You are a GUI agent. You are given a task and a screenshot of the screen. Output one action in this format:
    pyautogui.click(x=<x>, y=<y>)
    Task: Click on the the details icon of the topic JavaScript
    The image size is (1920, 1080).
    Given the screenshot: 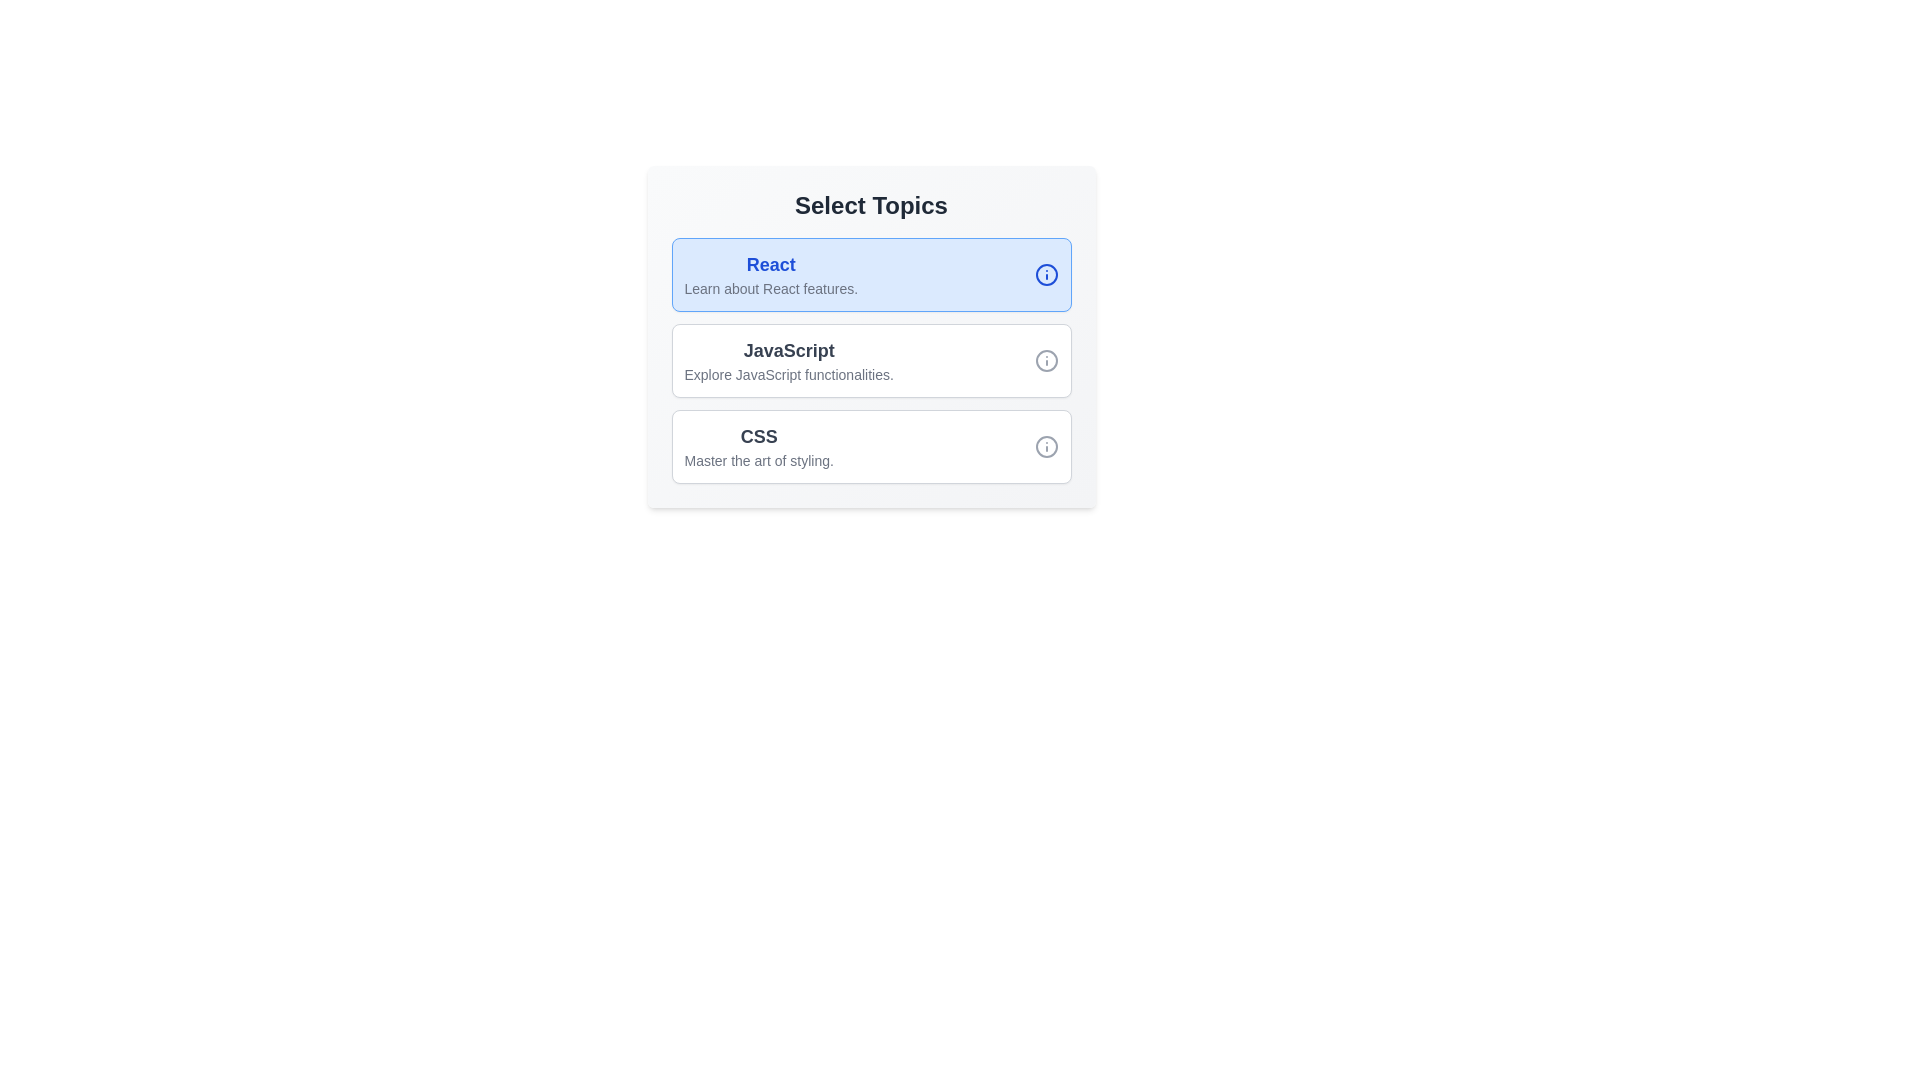 What is the action you would take?
    pyautogui.click(x=1045, y=361)
    